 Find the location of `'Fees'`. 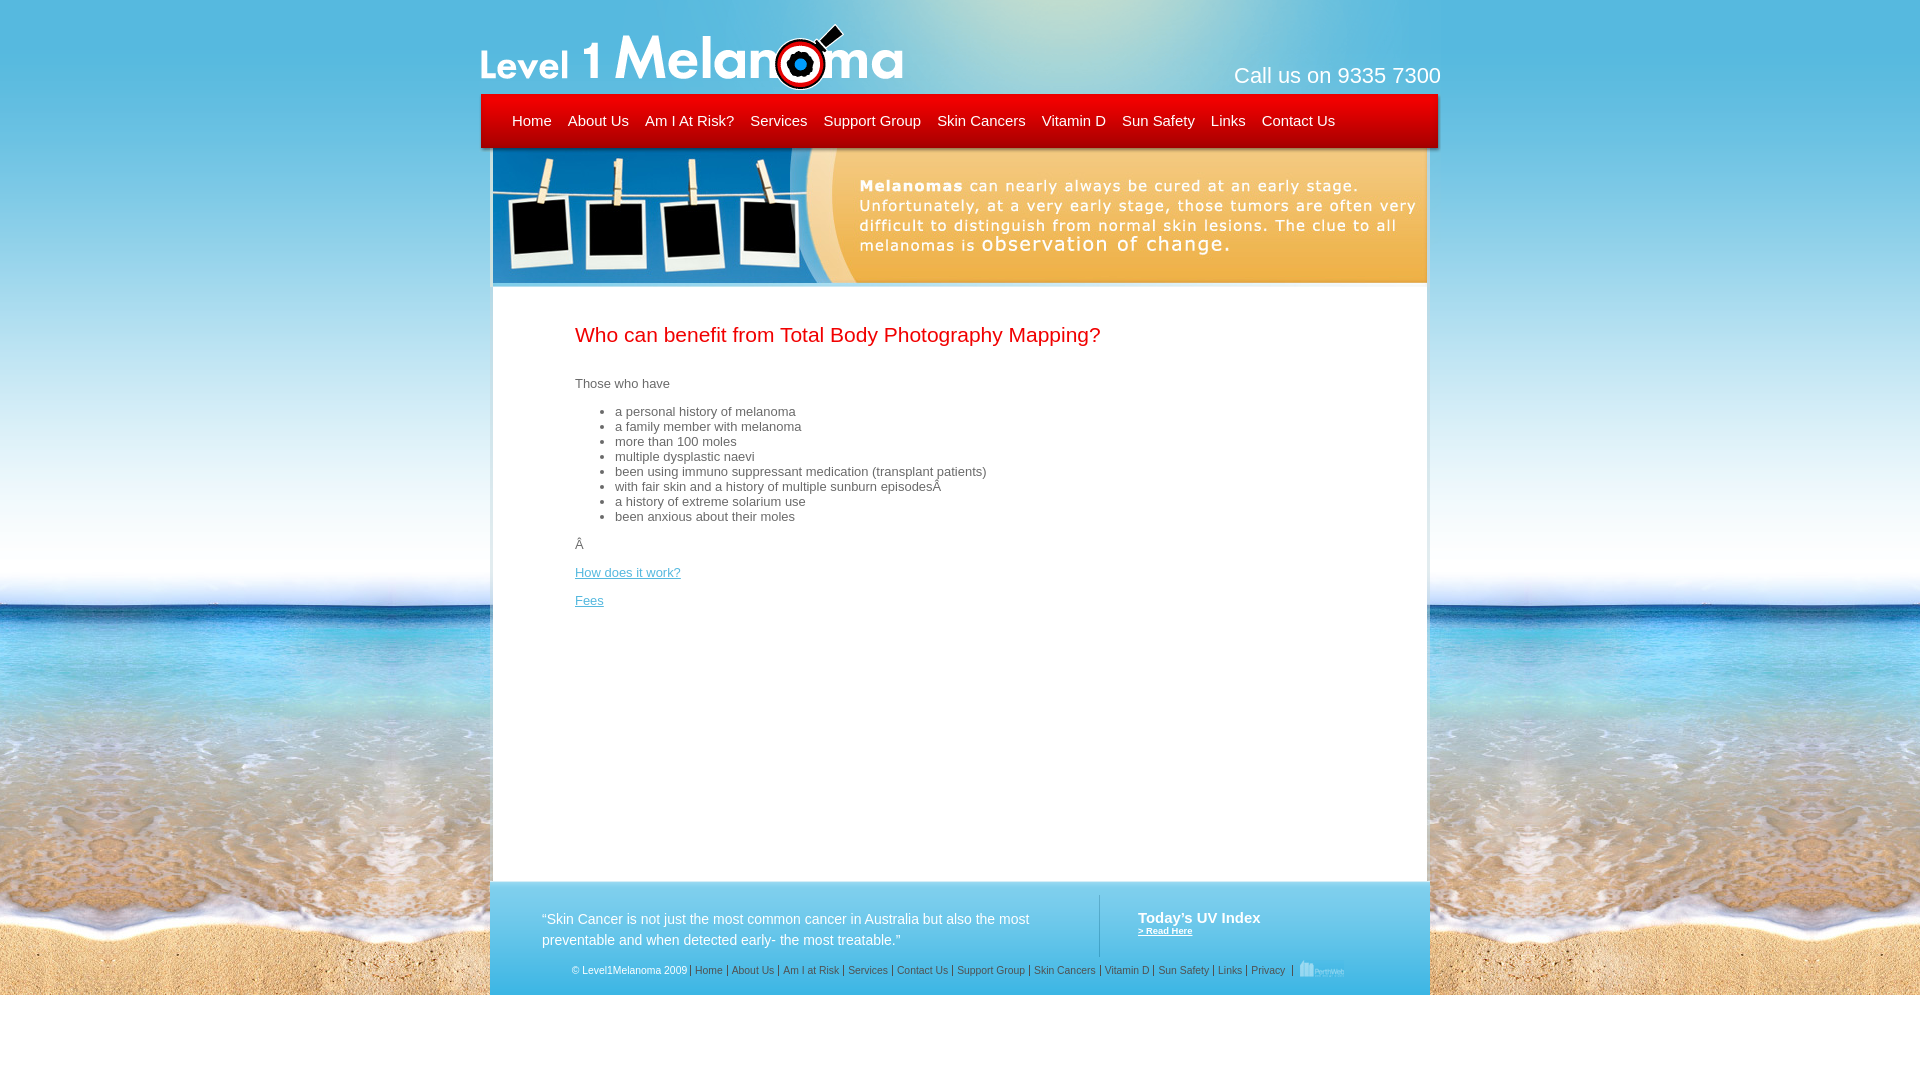

'Fees' is located at coordinates (588, 599).